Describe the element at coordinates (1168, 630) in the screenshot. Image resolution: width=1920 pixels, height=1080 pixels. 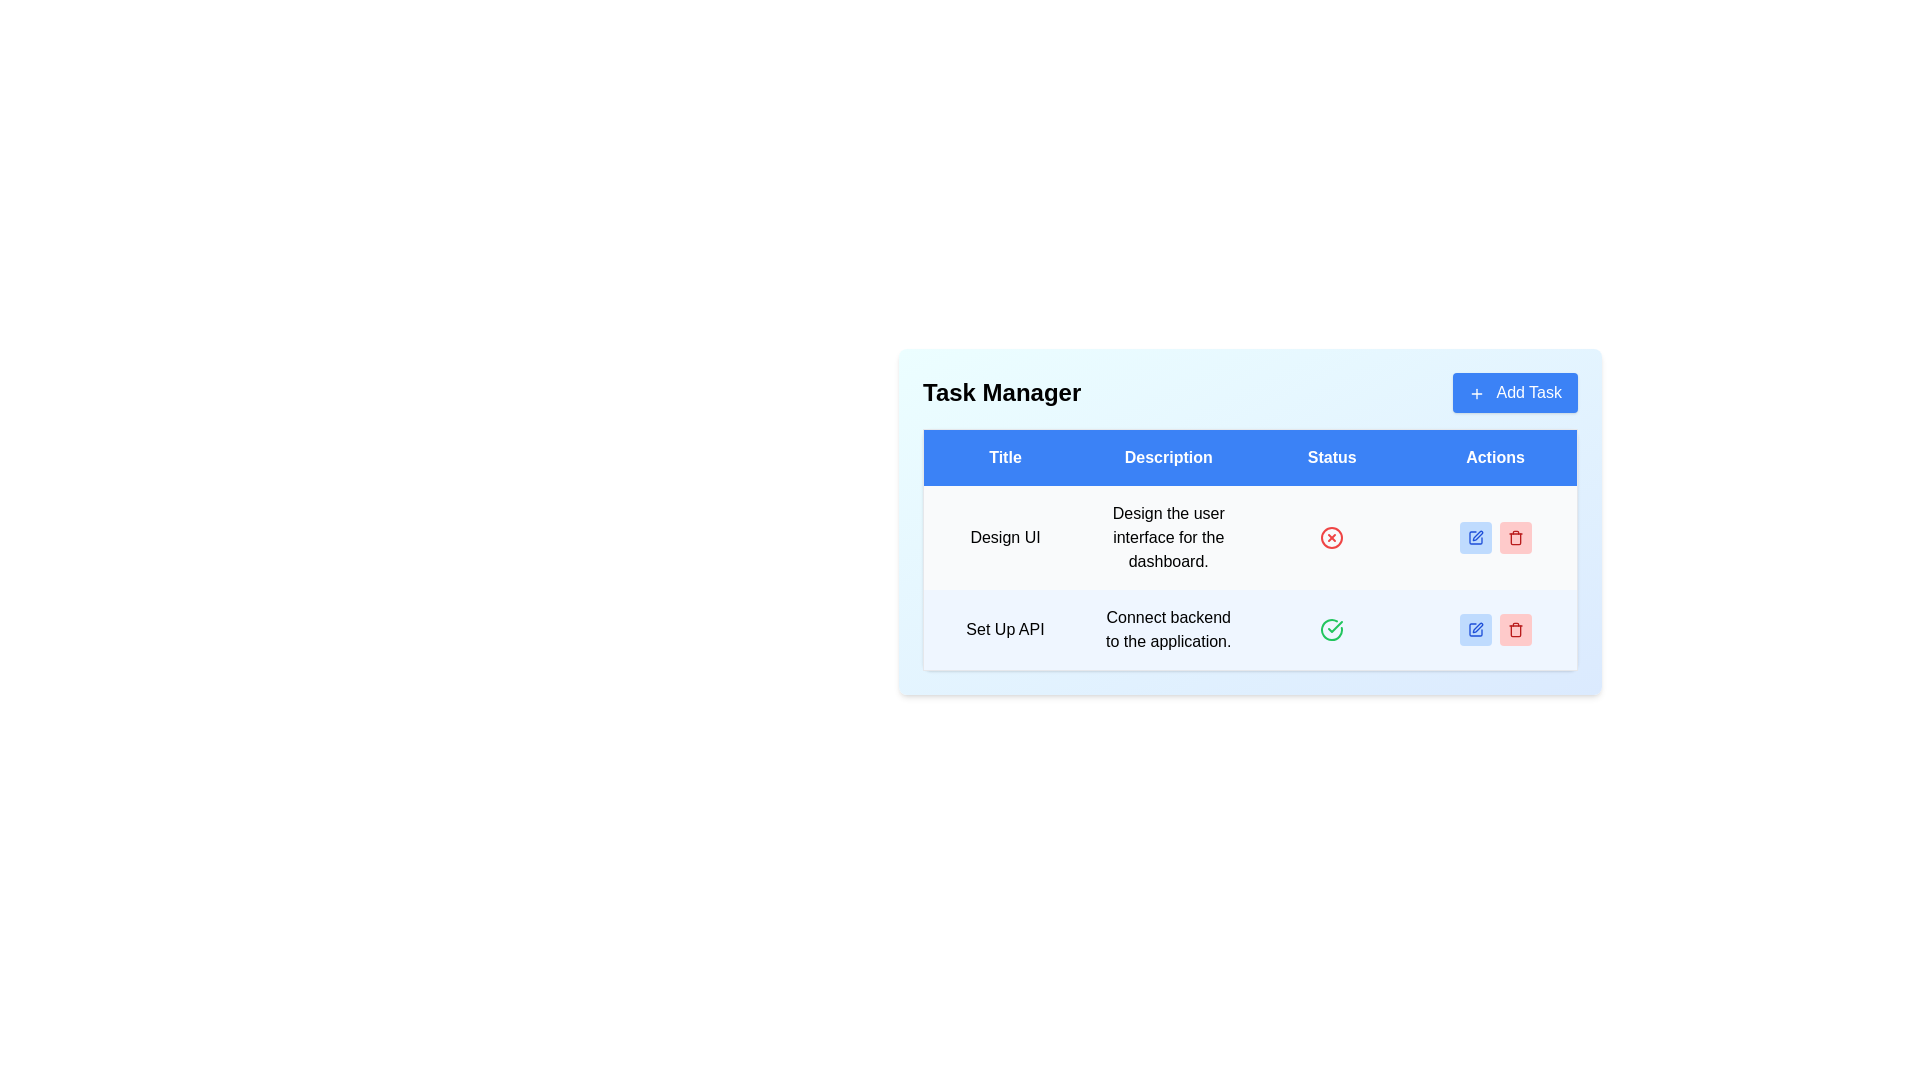
I see `the descriptive text cell in the second row of the table under the 'Description' column, which provides additional information about the task titled 'Set Up API'` at that location.